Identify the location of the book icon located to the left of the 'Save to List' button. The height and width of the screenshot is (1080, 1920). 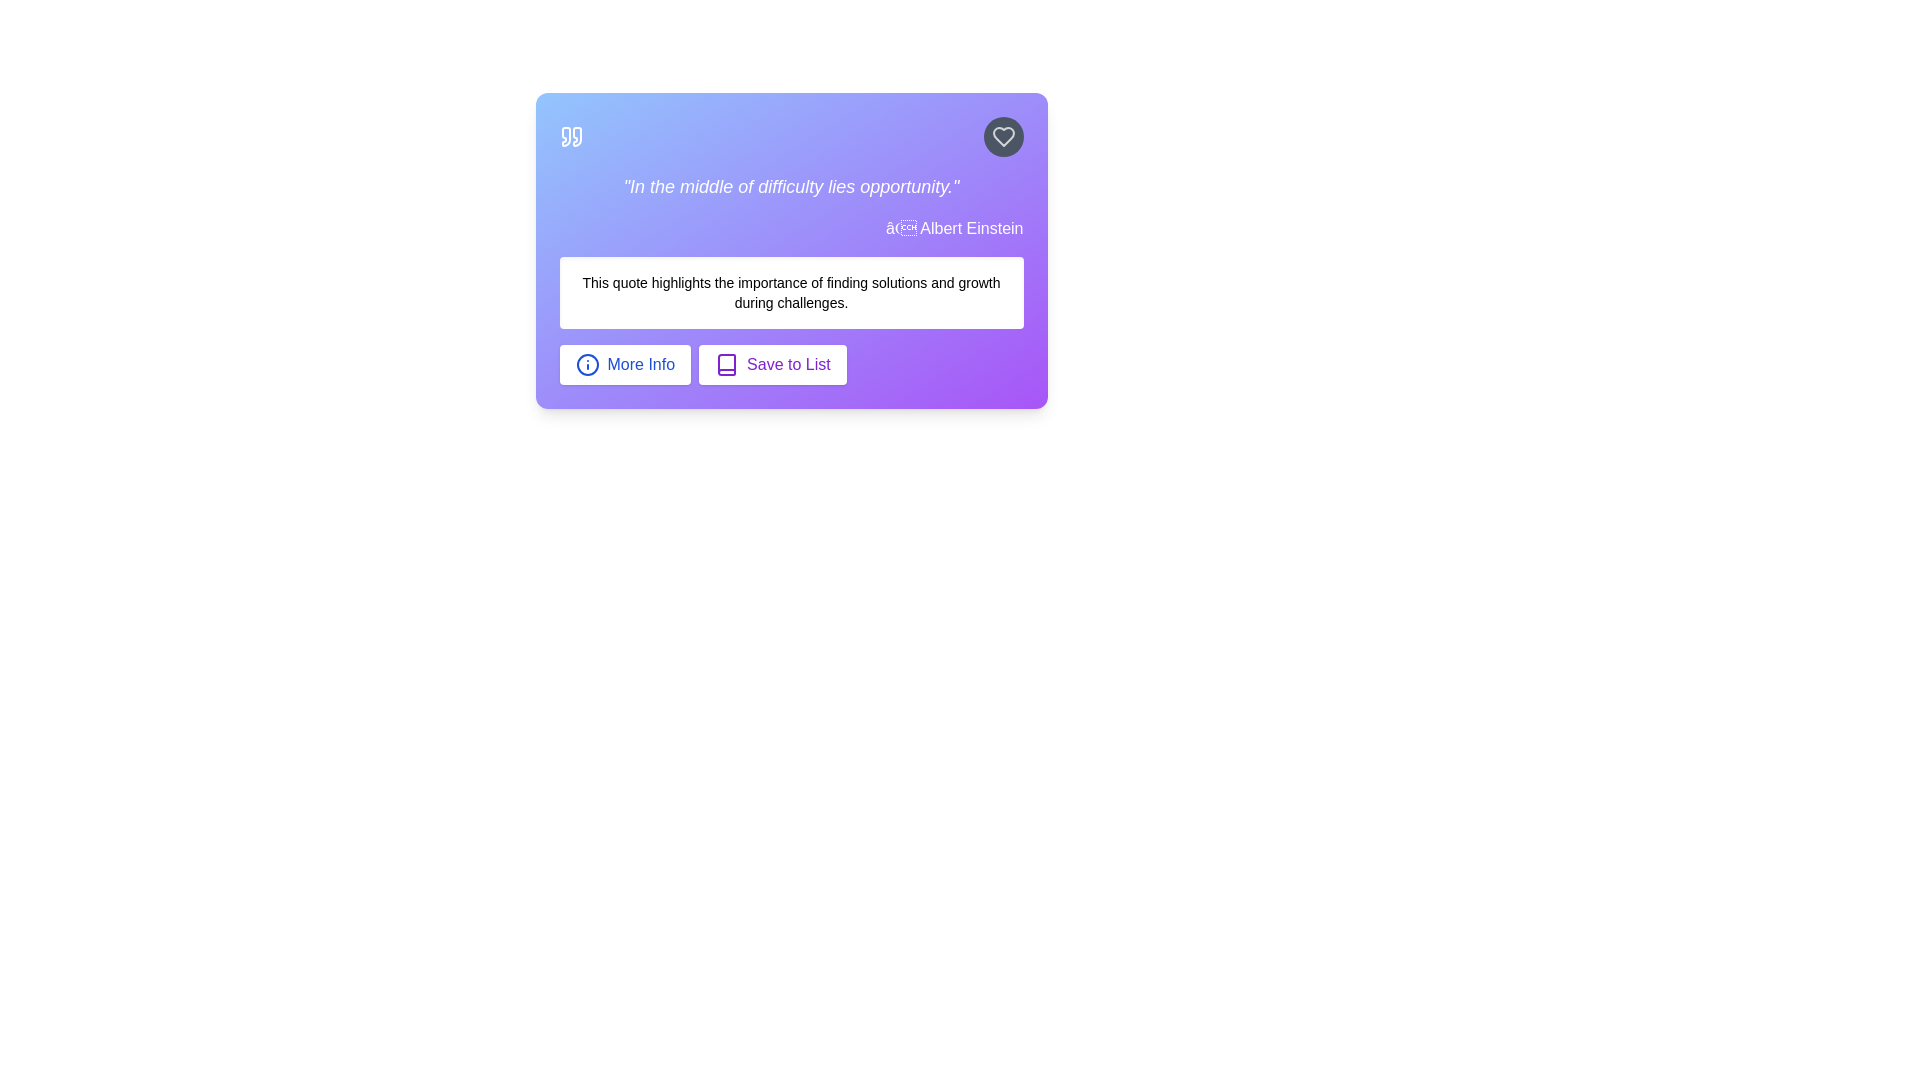
(726, 365).